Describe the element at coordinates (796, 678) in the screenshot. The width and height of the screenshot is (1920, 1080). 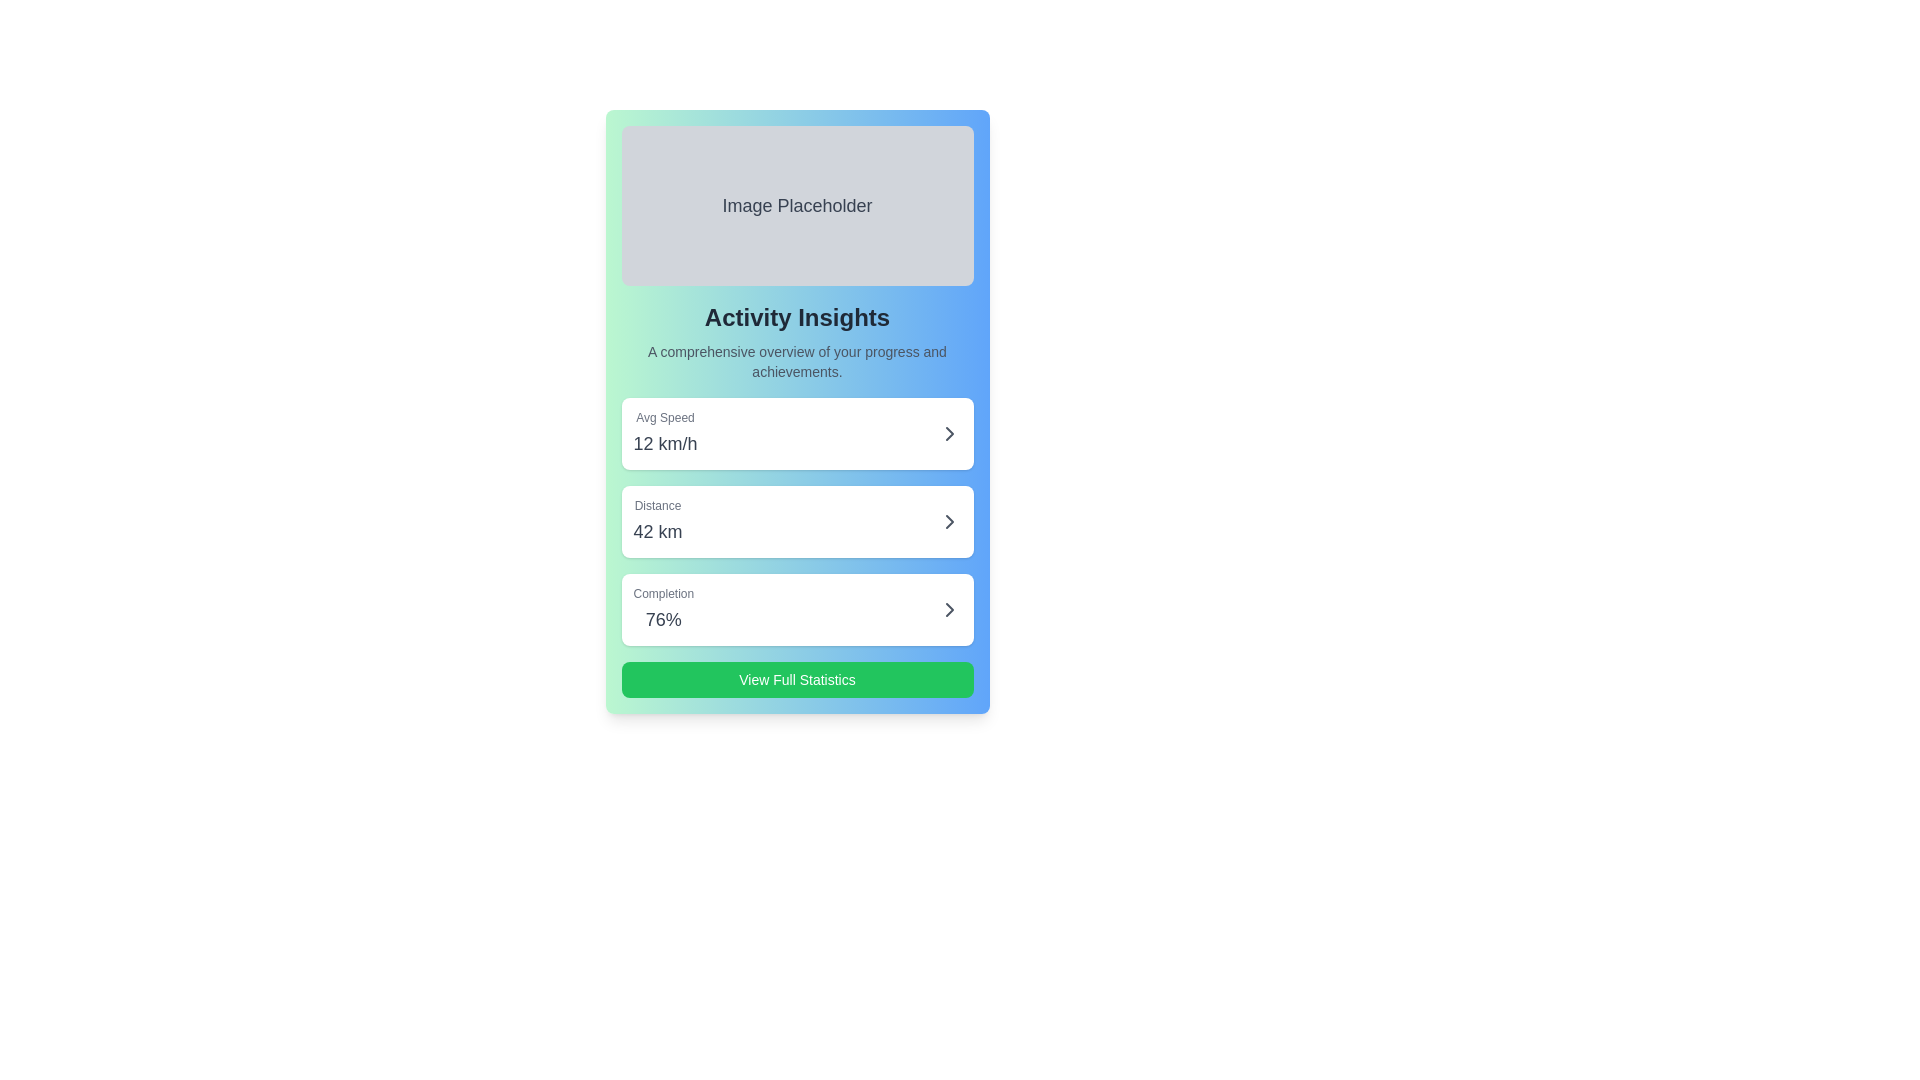
I see `the 'View Full Statistics' button, which is a horizontally elongated rectangular button with a green background and white text, located at the bottom of the layout to observe the color change effect` at that location.